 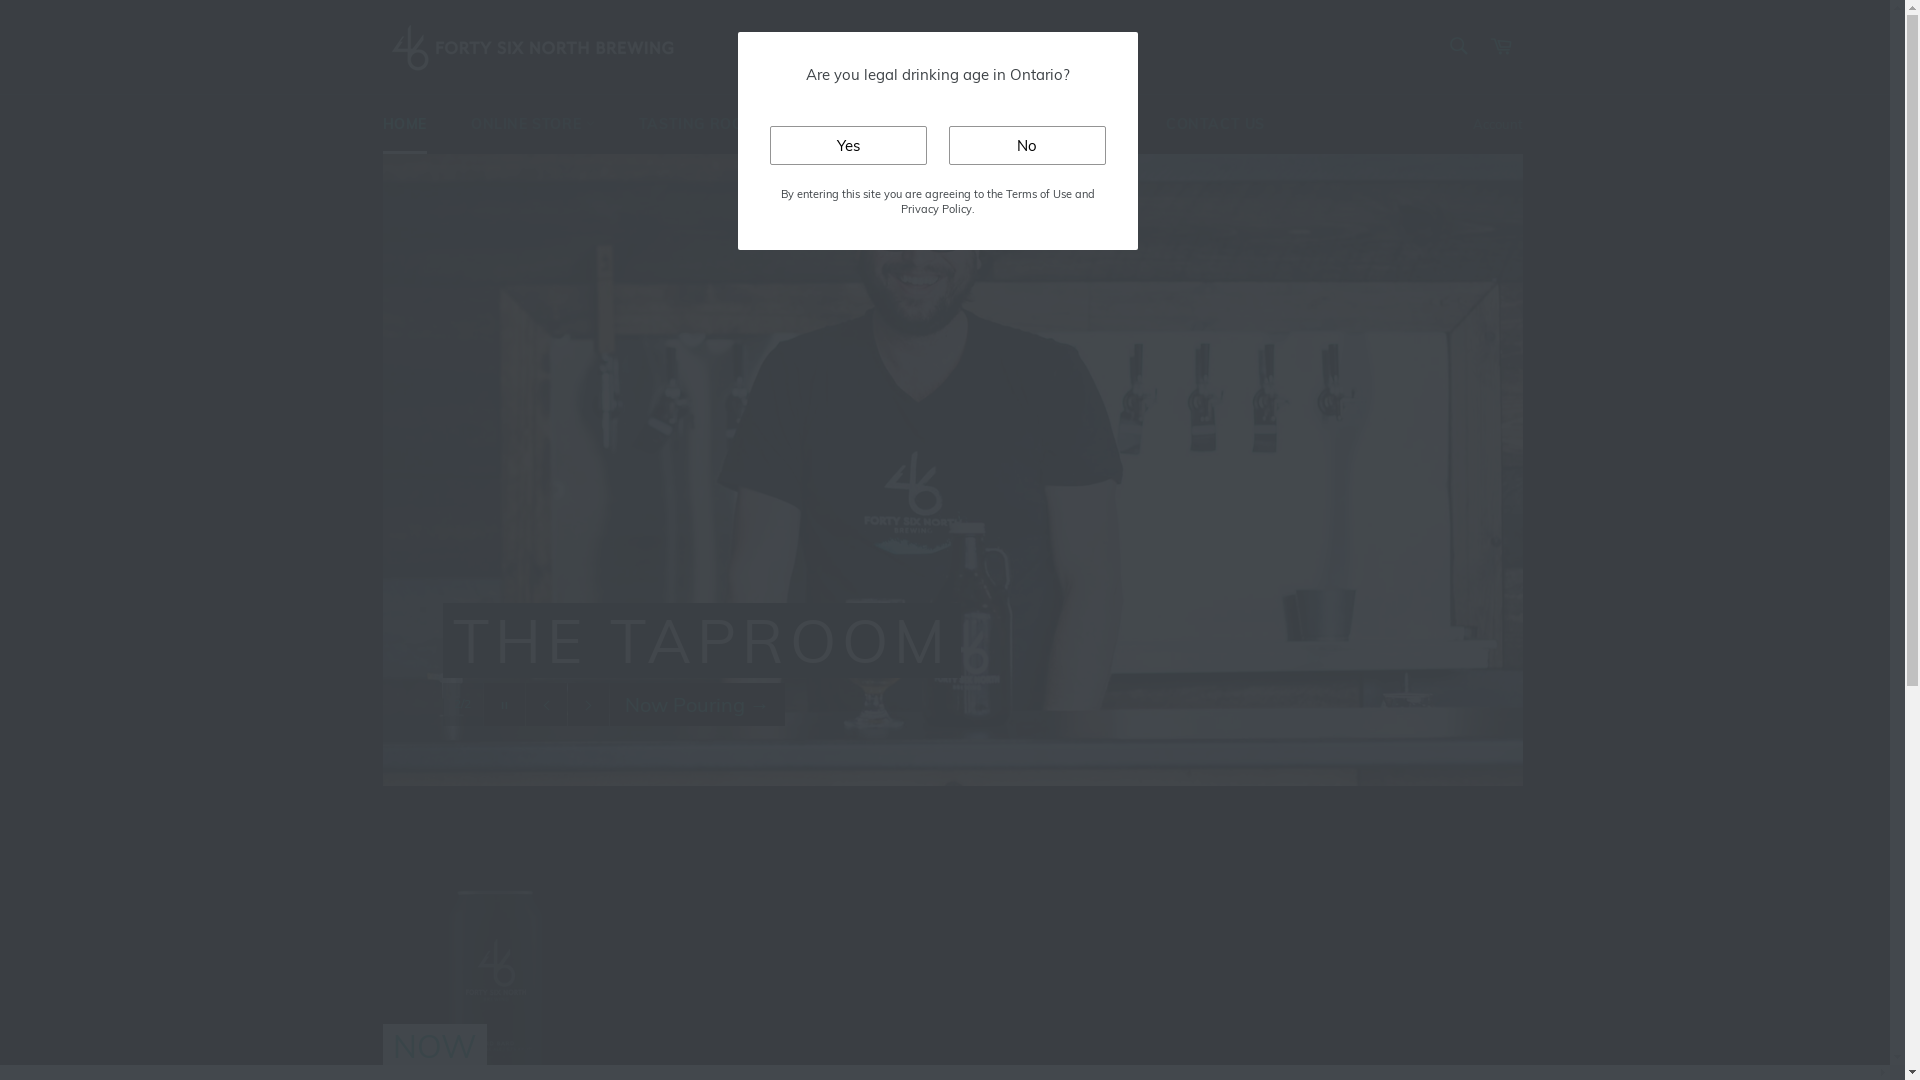 I want to click on 'Previous slide', so click(x=546, y=704).